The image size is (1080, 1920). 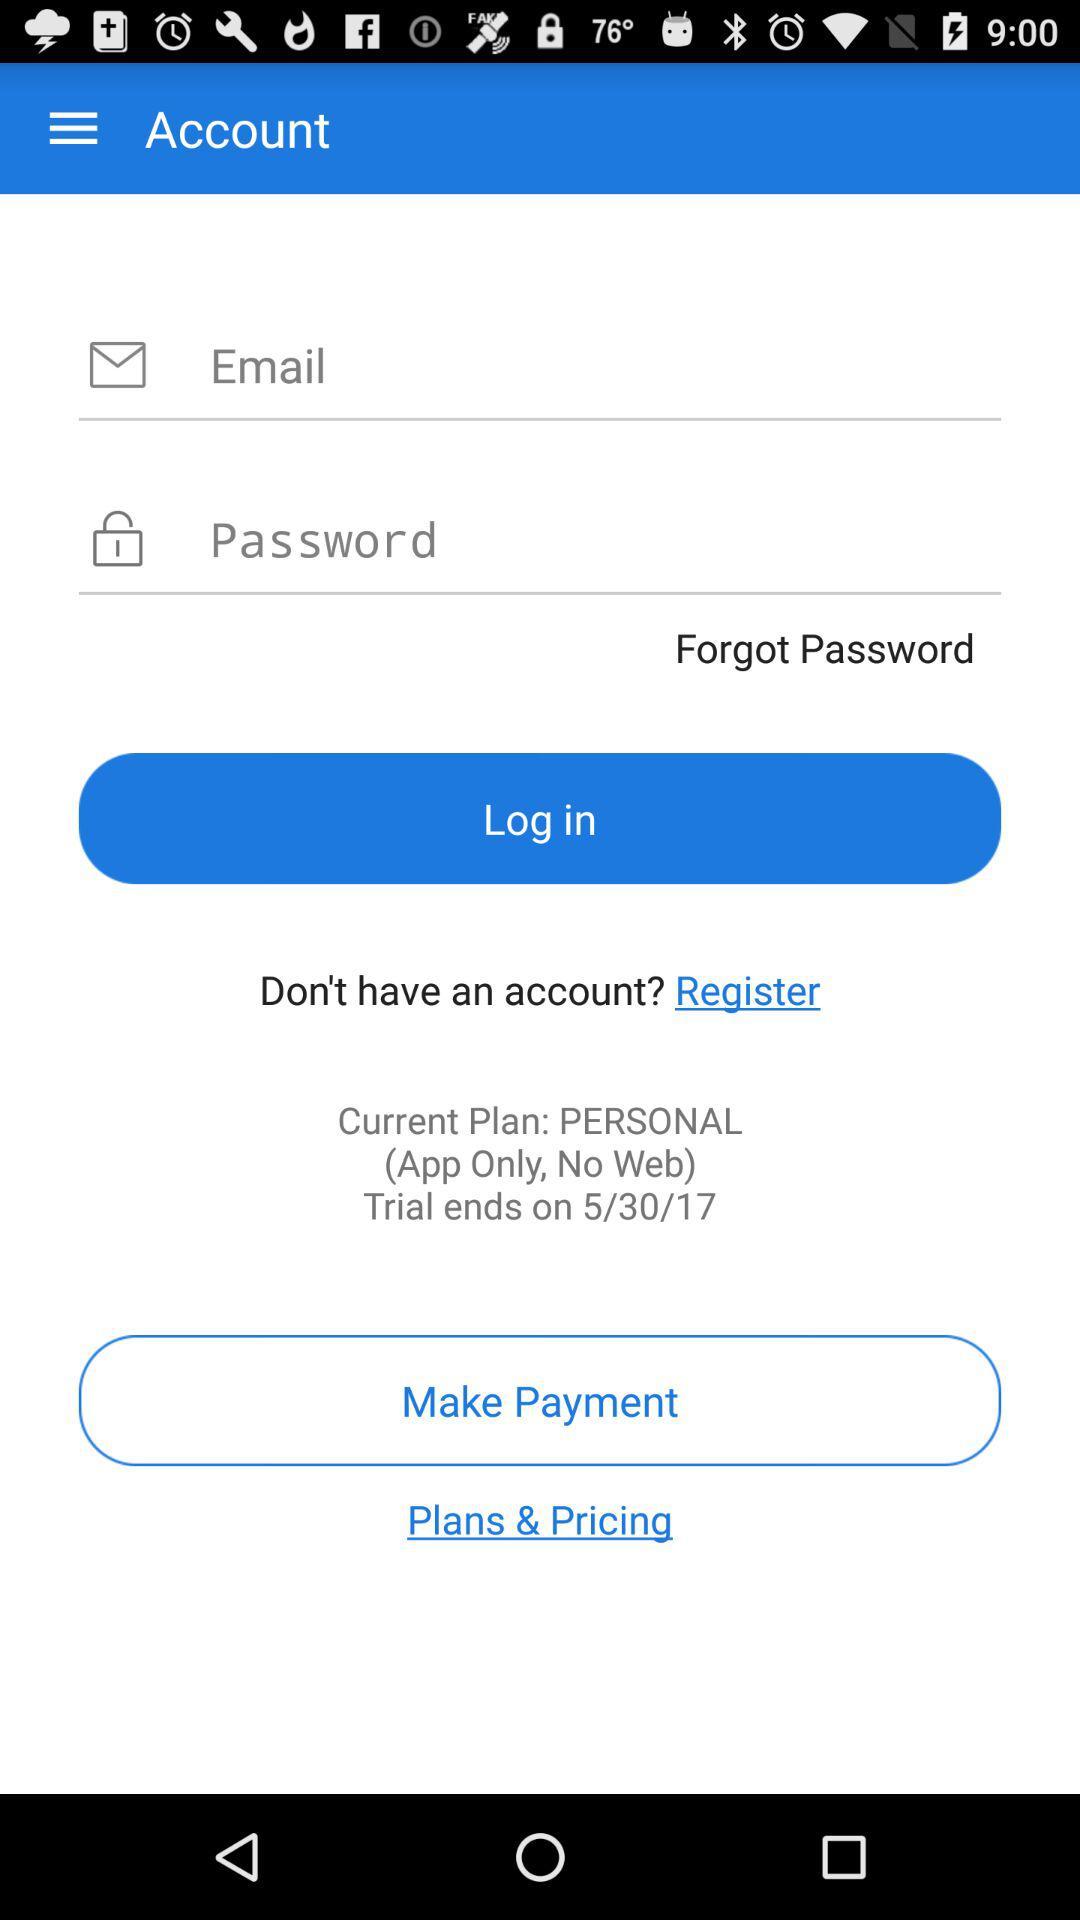 What do you see at coordinates (747, 989) in the screenshot?
I see `item below the log in icon` at bounding box center [747, 989].